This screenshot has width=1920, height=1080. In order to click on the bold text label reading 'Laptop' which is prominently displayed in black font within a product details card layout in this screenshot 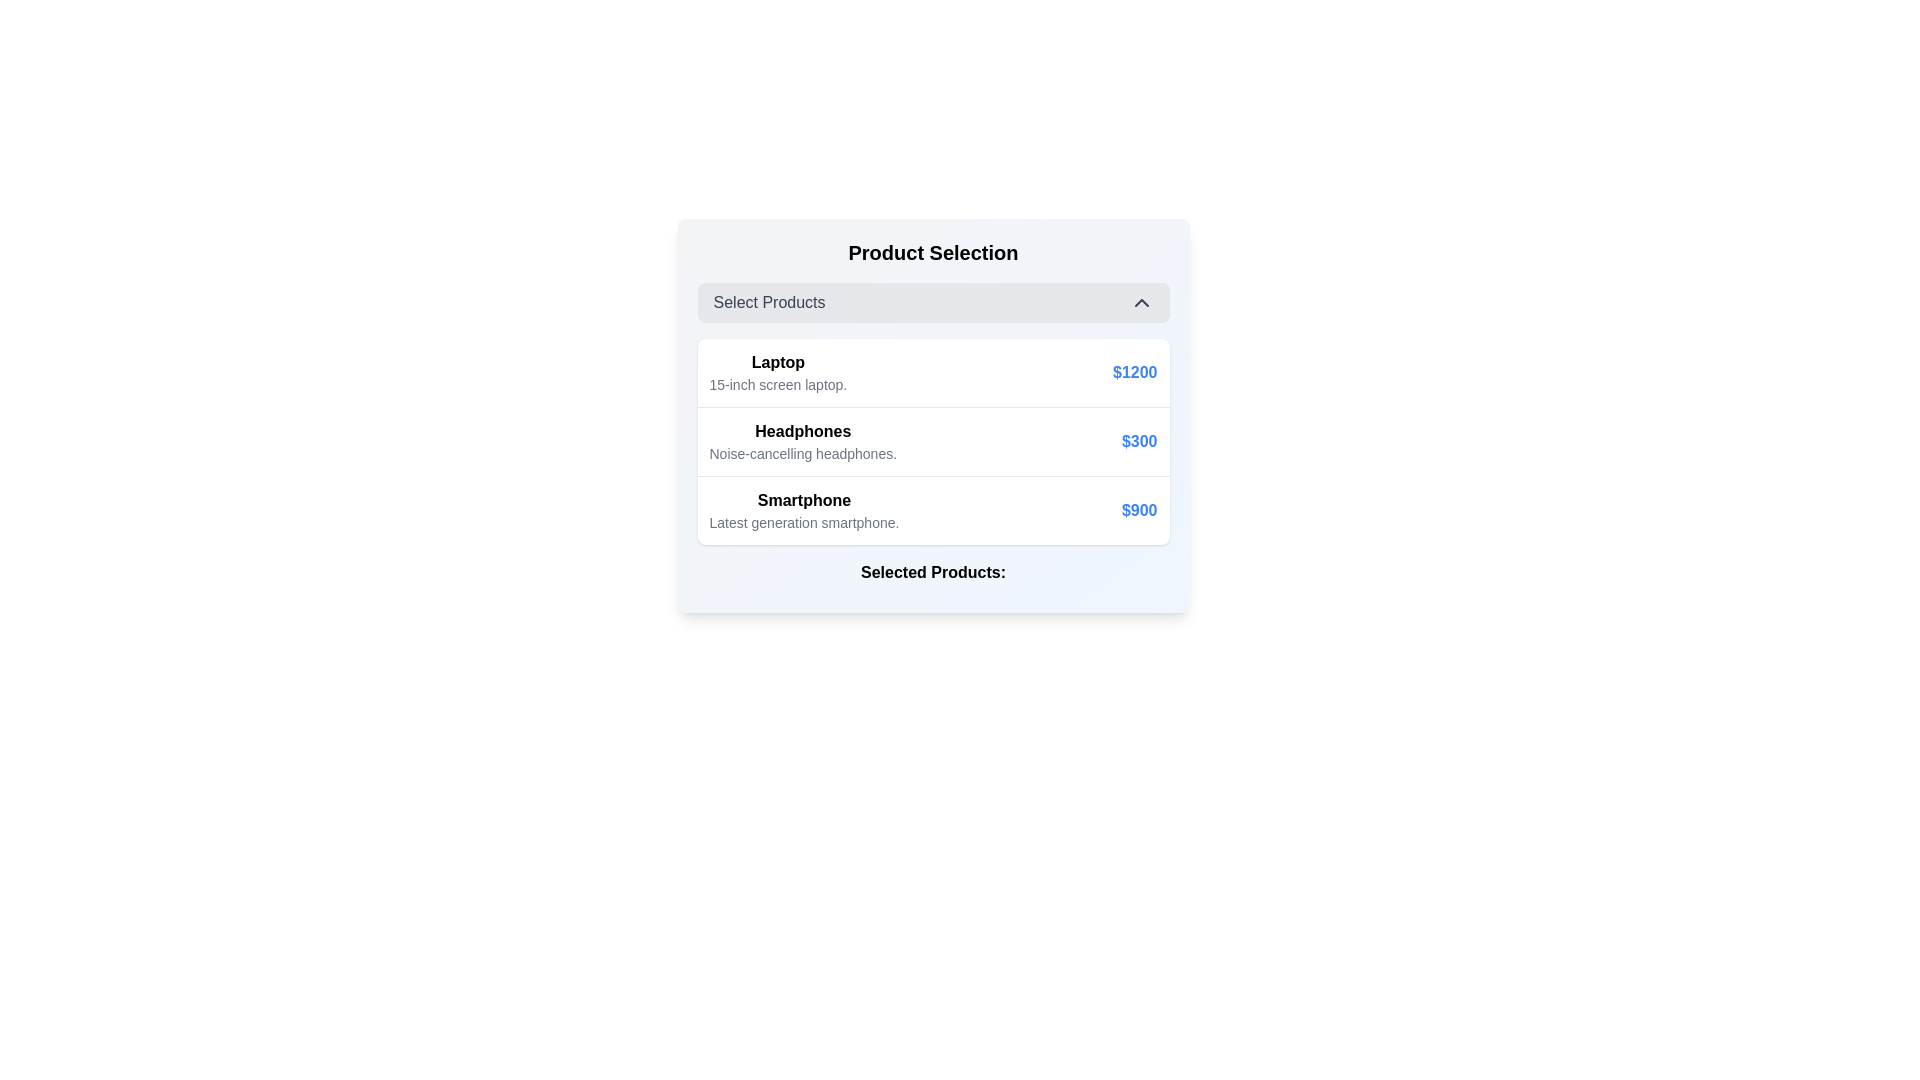, I will do `click(777, 362)`.